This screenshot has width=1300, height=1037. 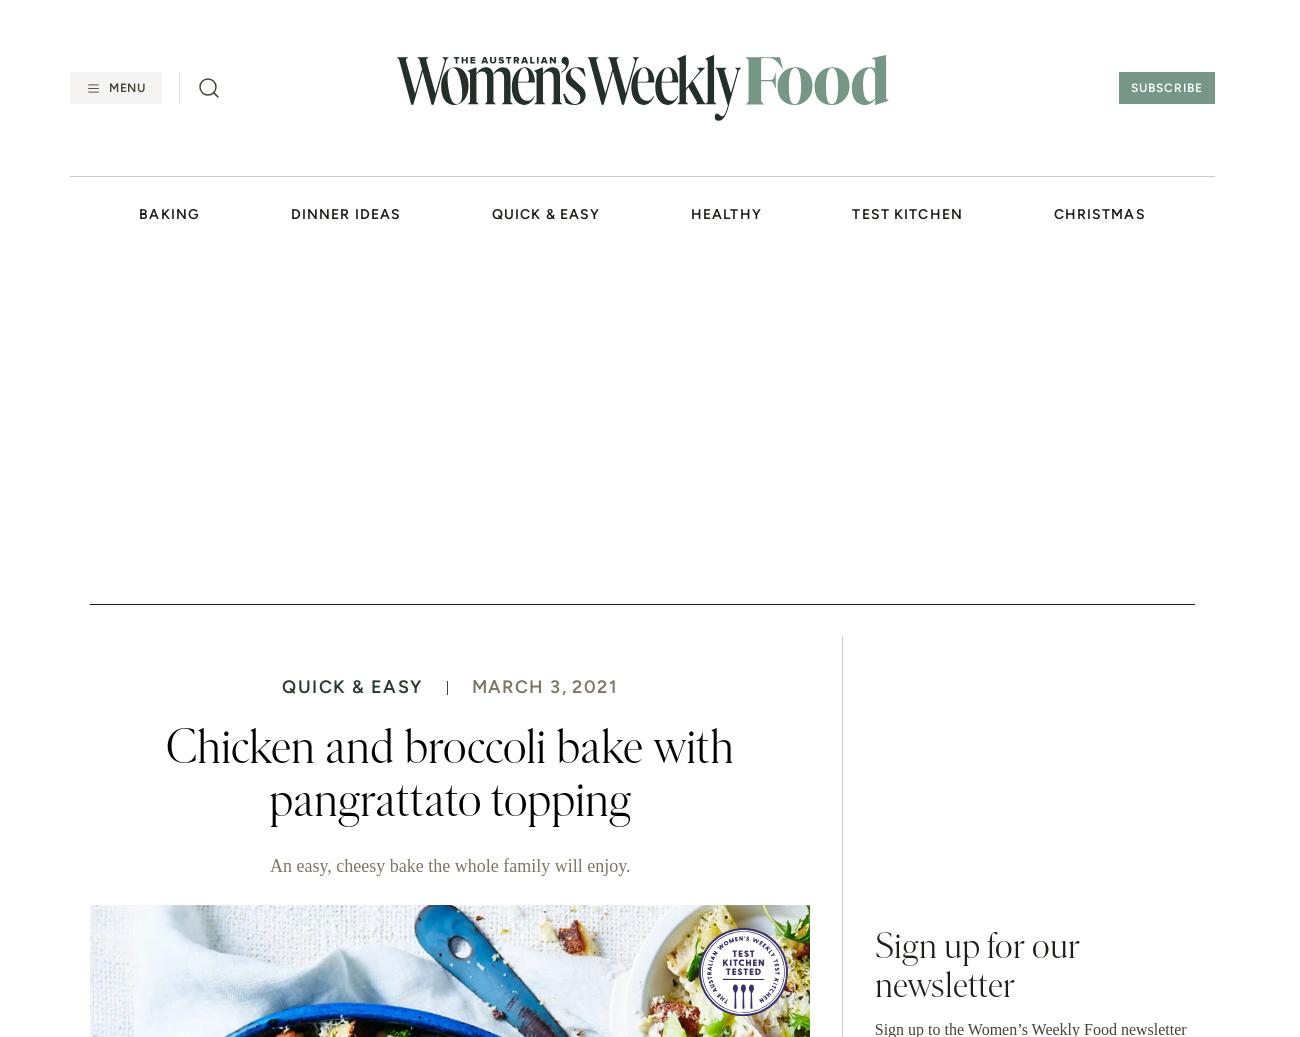 What do you see at coordinates (344, 213) in the screenshot?
I see `'Dinner ideas'` at bounding box center [344, 213].